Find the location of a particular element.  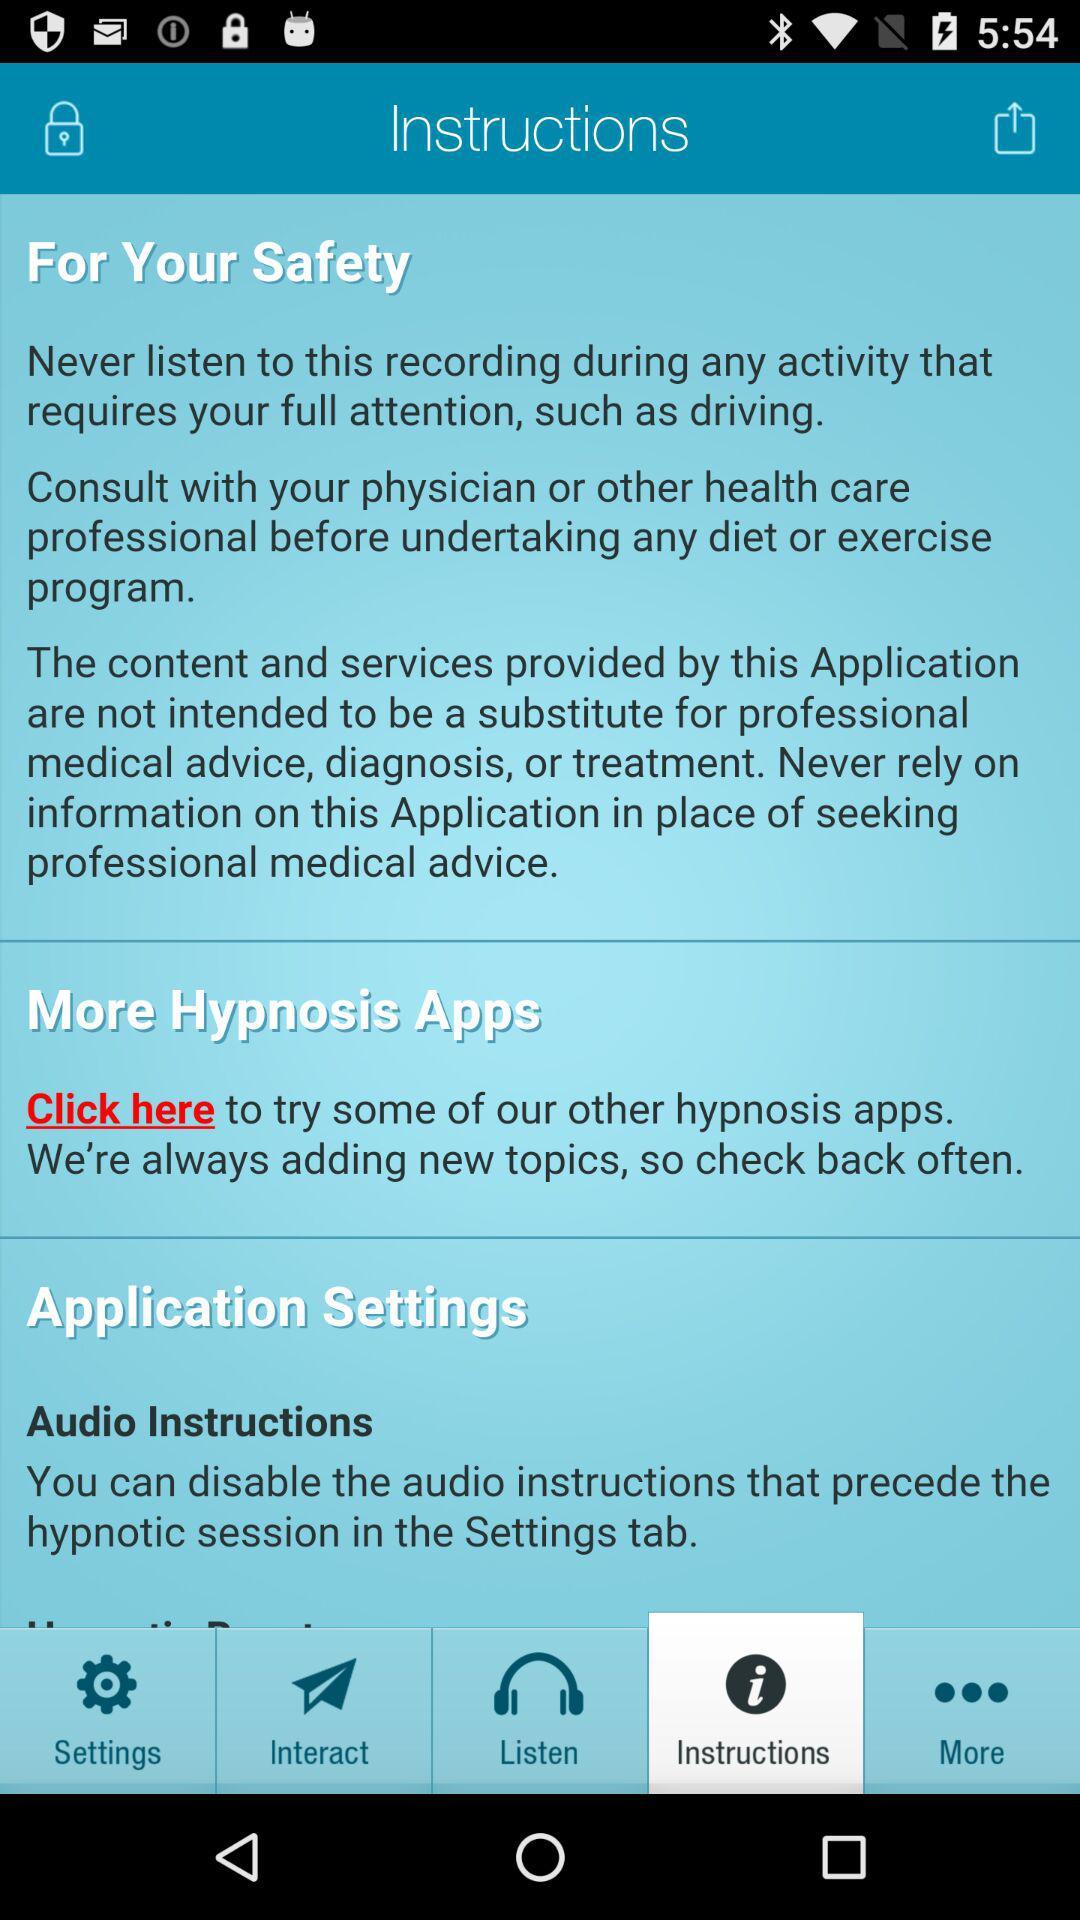

click the lock button is located at coordinates (63, 127).